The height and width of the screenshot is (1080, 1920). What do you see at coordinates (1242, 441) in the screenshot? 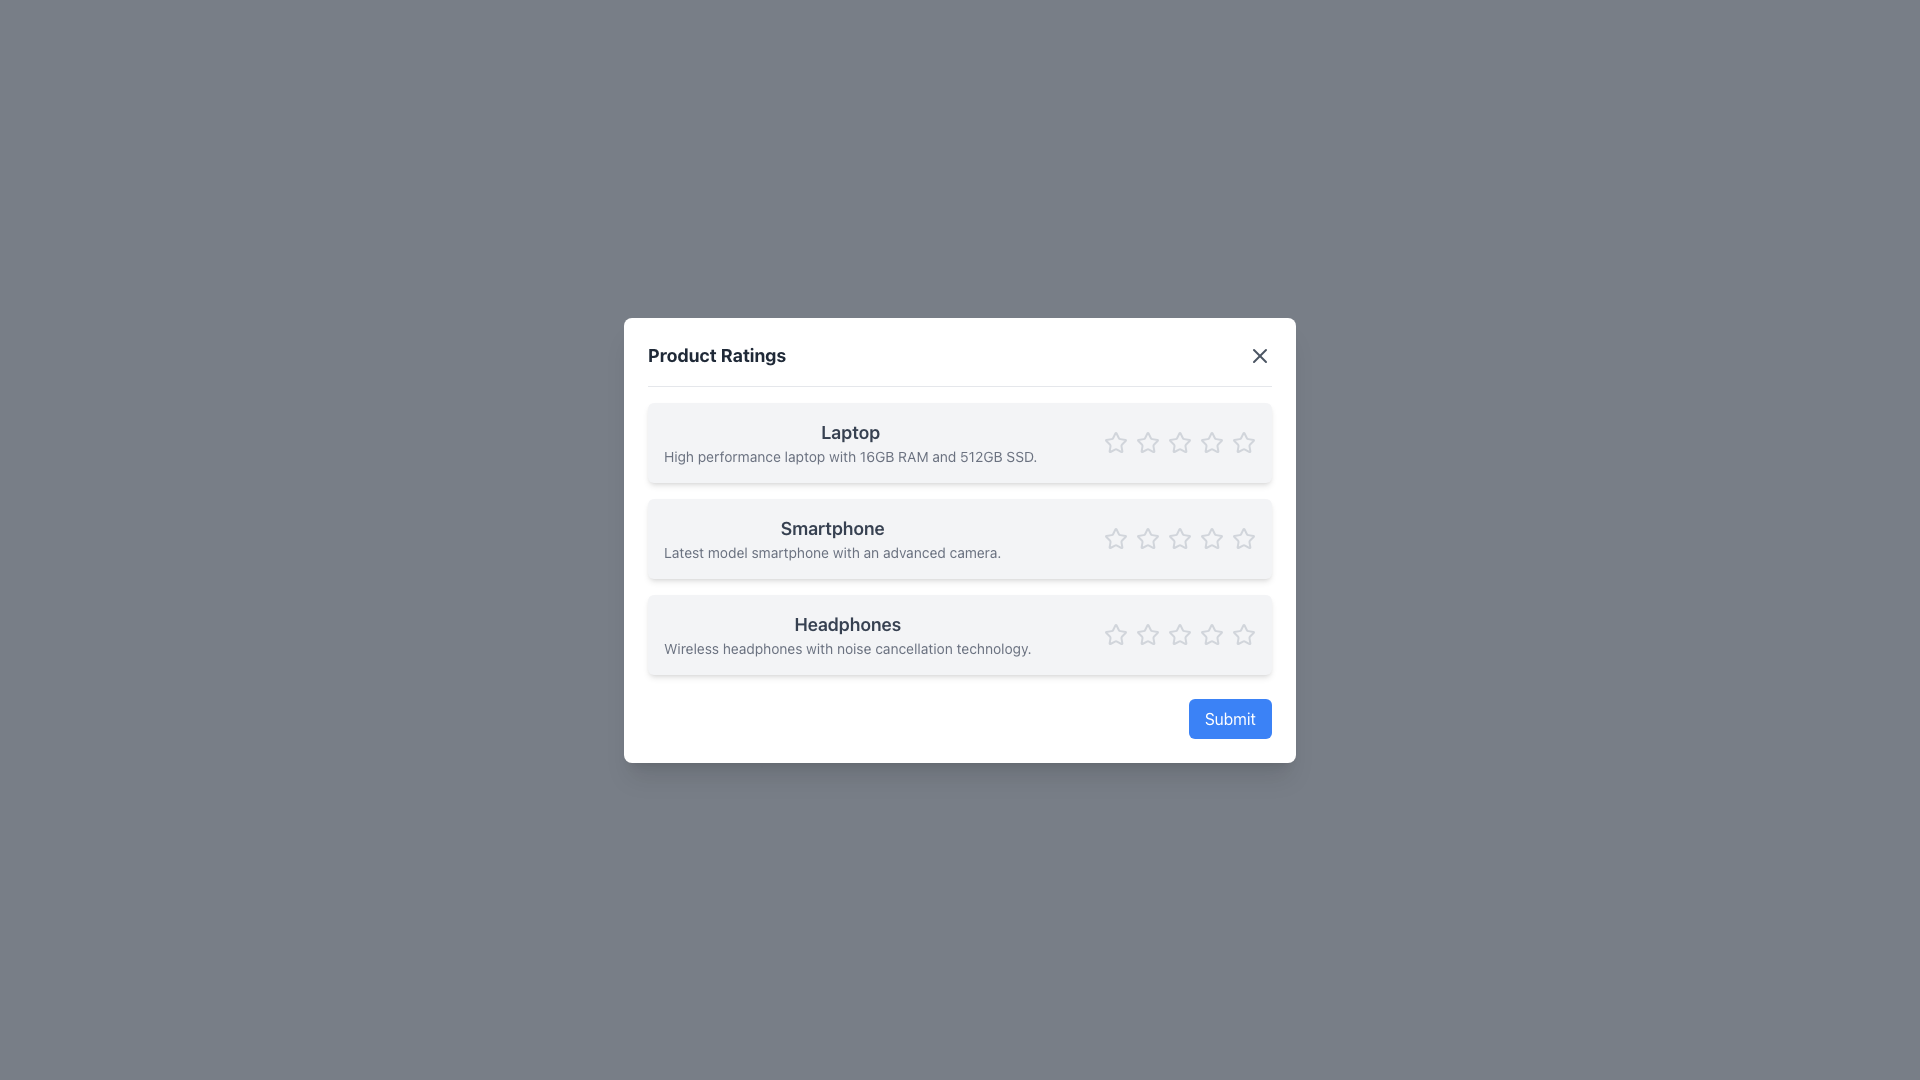
I see `the fifth rating star icon for the 'Laptop' item` at bounding box center [1242, 441].